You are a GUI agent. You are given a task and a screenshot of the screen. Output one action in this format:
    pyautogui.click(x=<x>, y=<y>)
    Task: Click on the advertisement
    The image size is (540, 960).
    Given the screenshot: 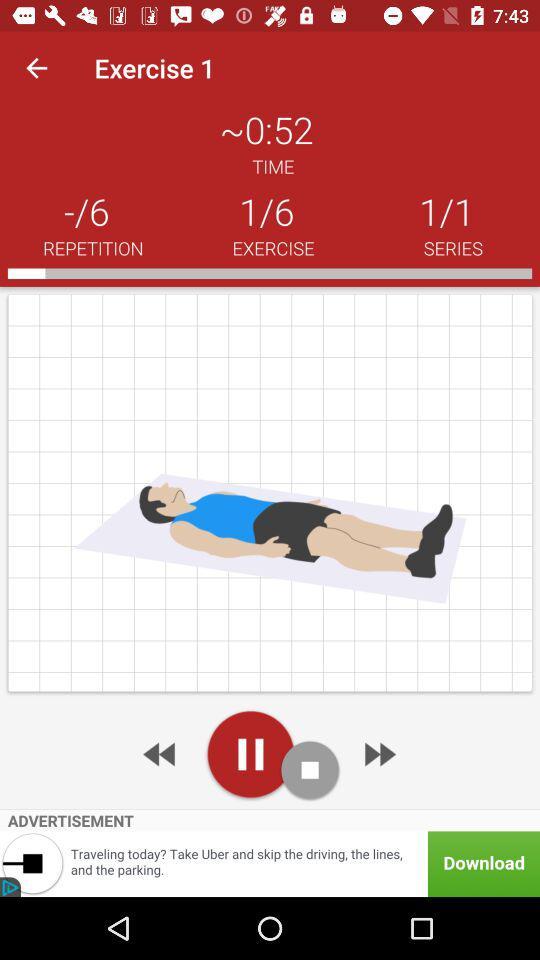 What is the action you would take?
    pyautogui.click(x=378, y=753)
    